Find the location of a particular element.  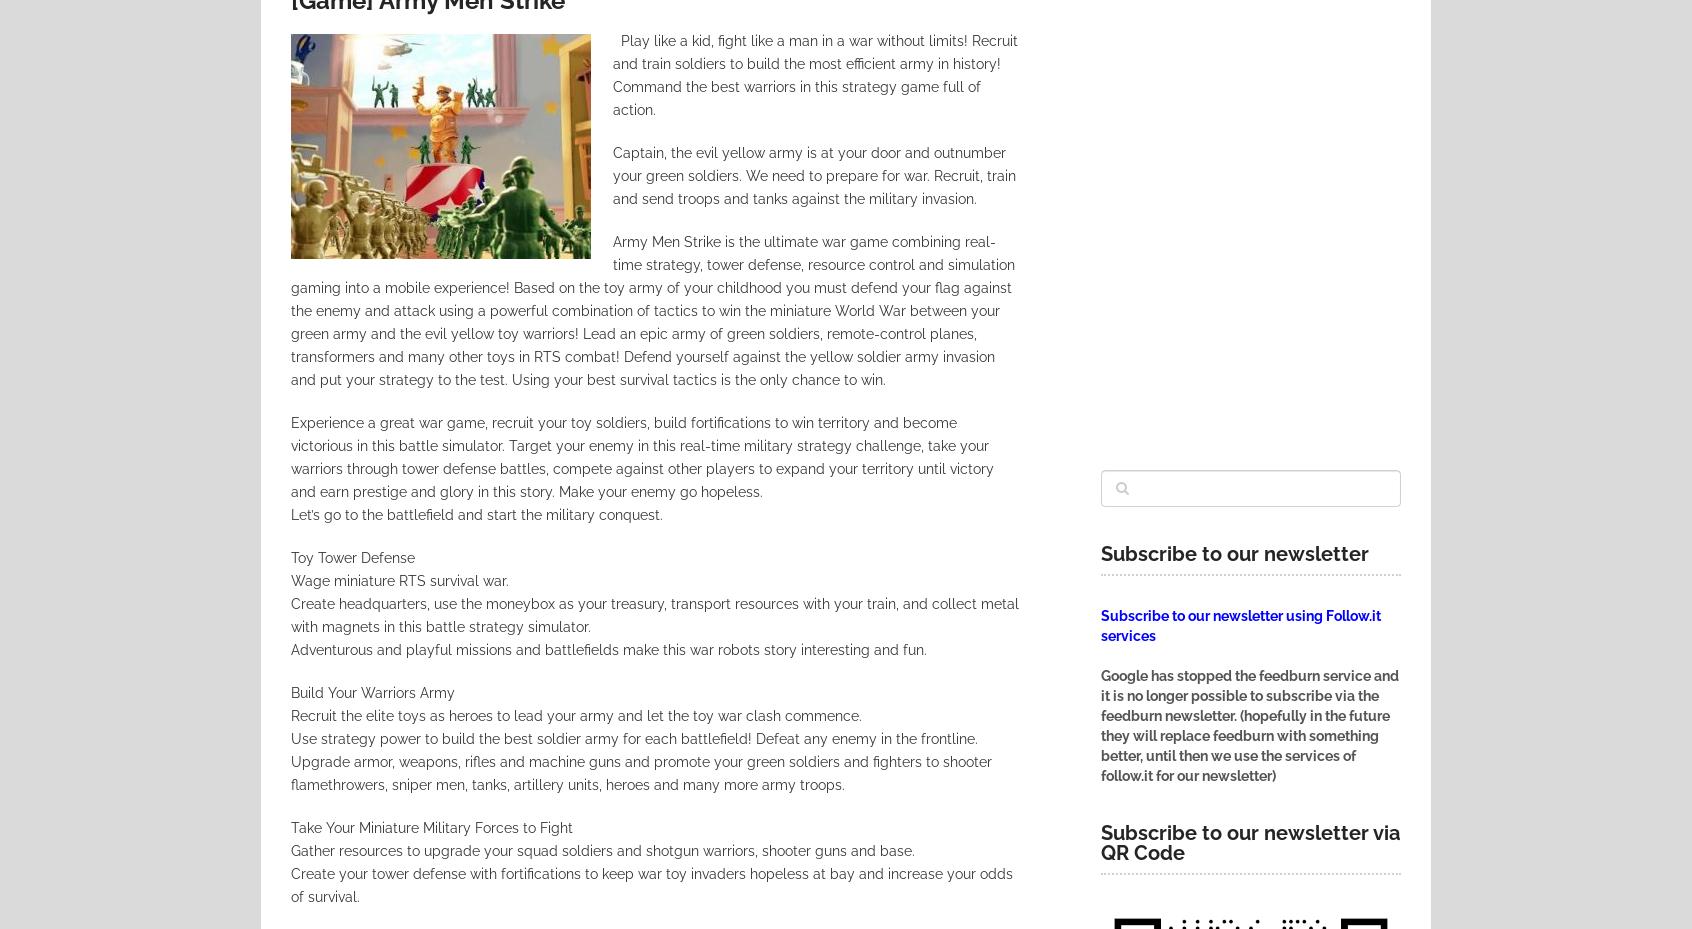

'Create headquarters, use the moneybox as your treasury, transport resources with your train, and collect metal with magnets in this battle strategy simulator.' is located at coordinates (654, 613).